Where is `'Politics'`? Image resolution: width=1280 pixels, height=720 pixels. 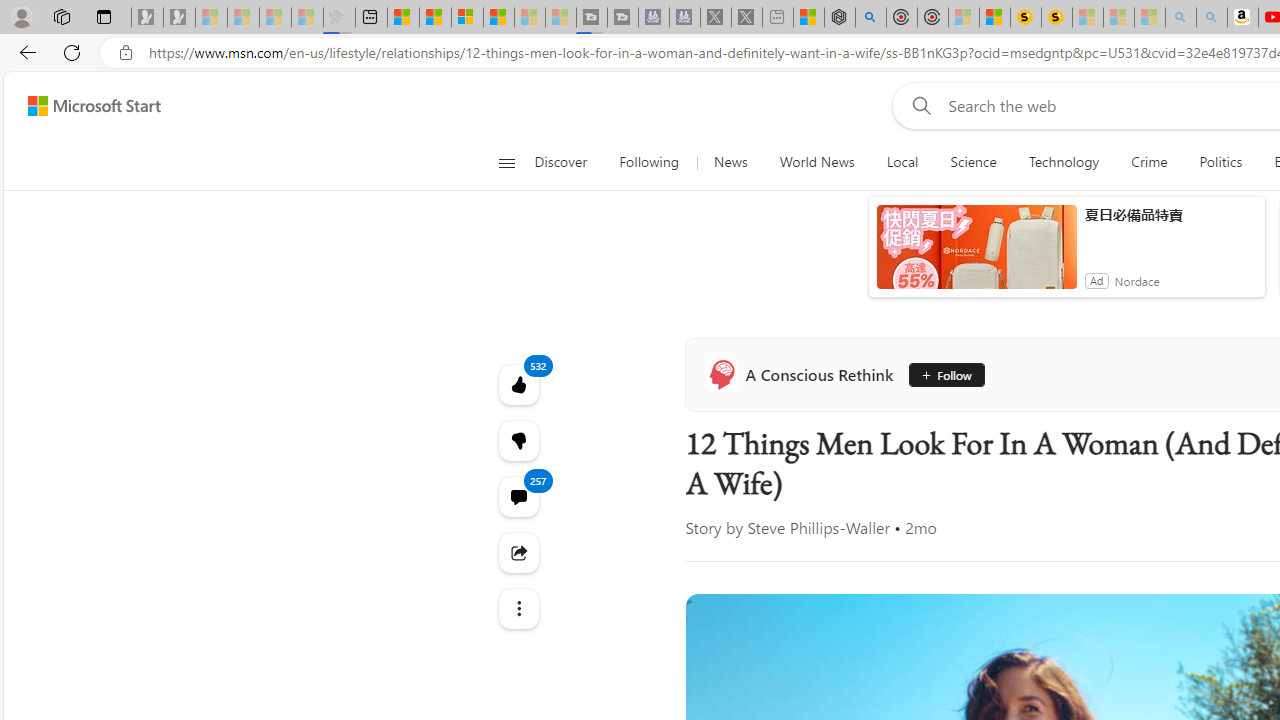 'Politics' is located at coordinates (1220, 162).